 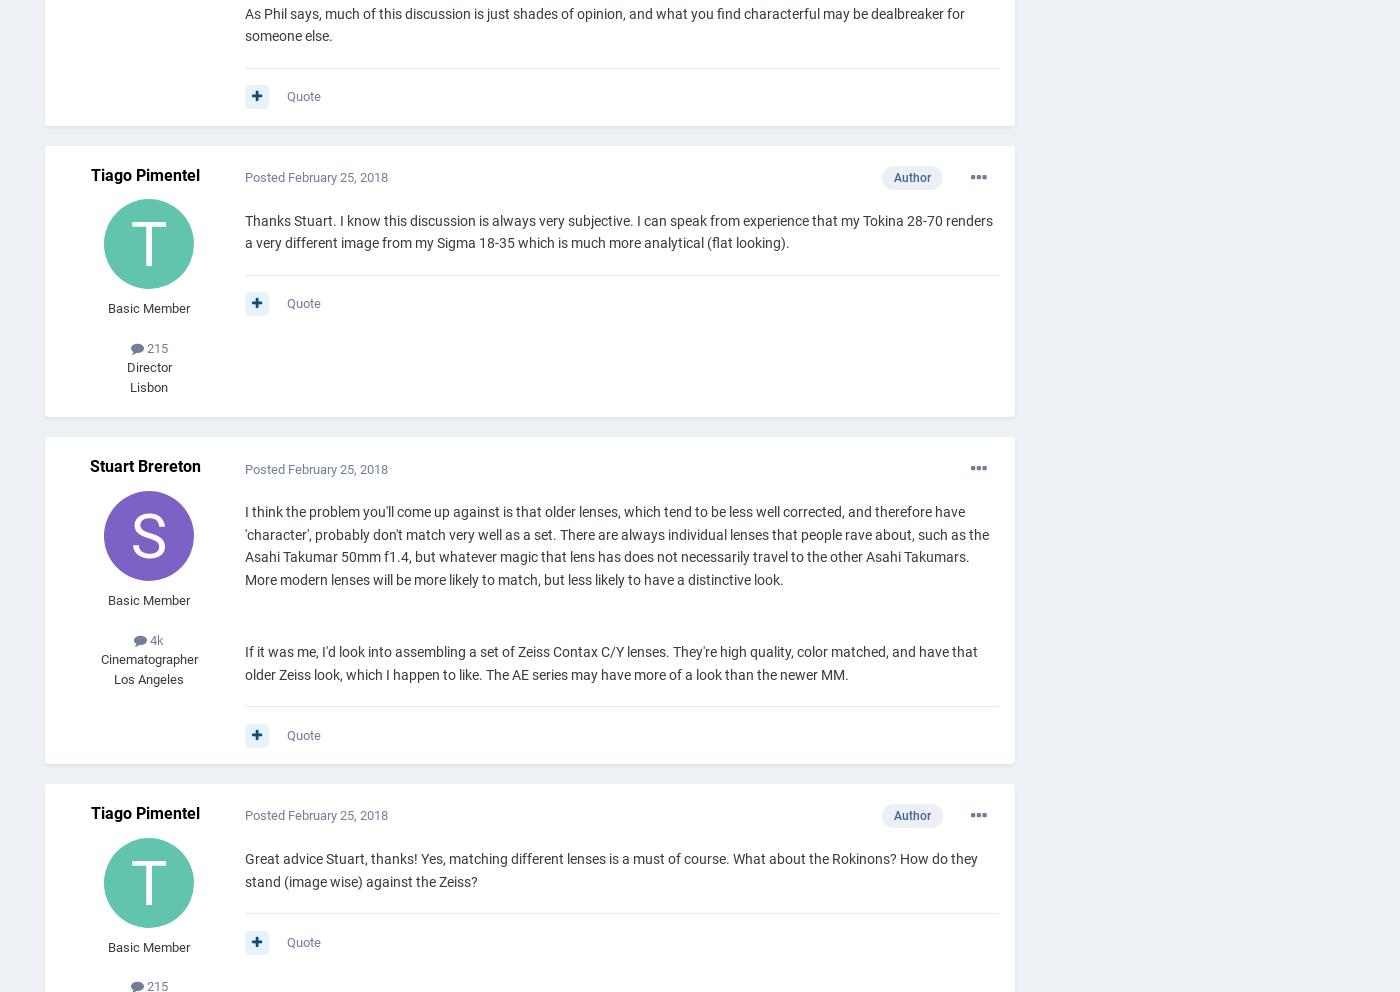 I want to click on '4k', so click(x=147, y=639).